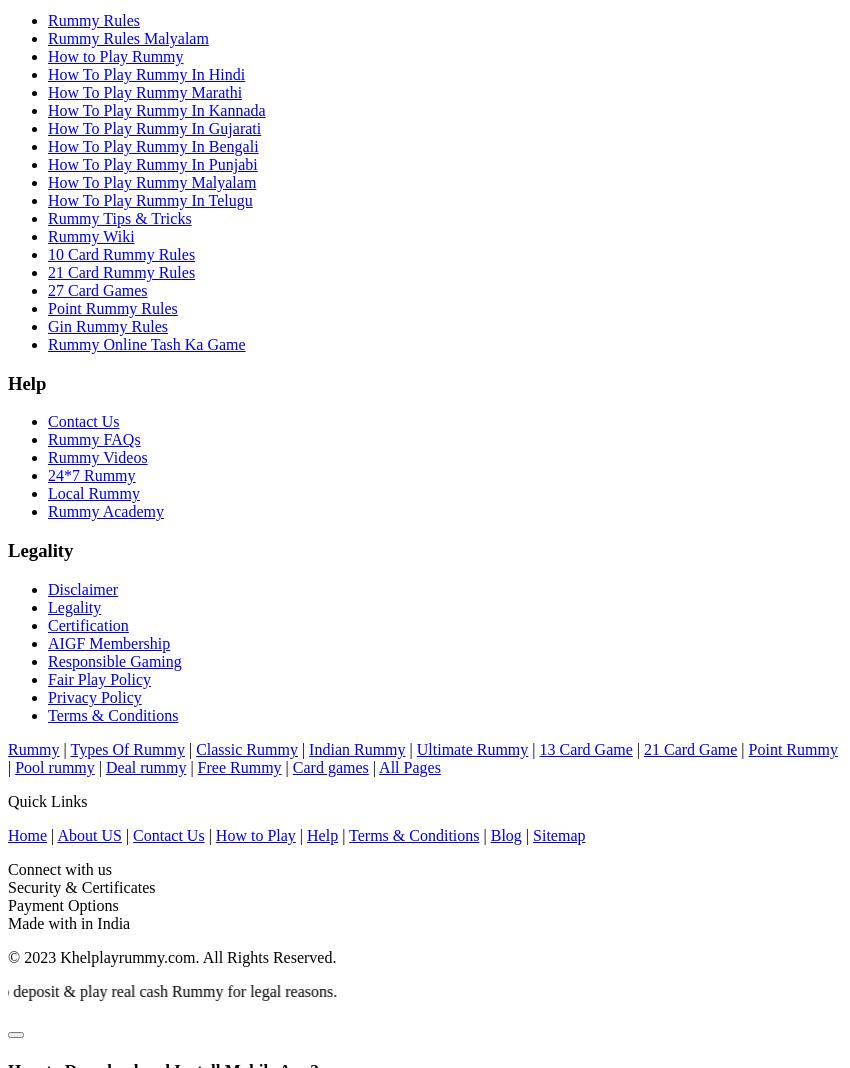 The image size is (850, 1068). Describe the element at coordinates (239, 766) in the screenshot. I see `'Free Rummy'` at that location.